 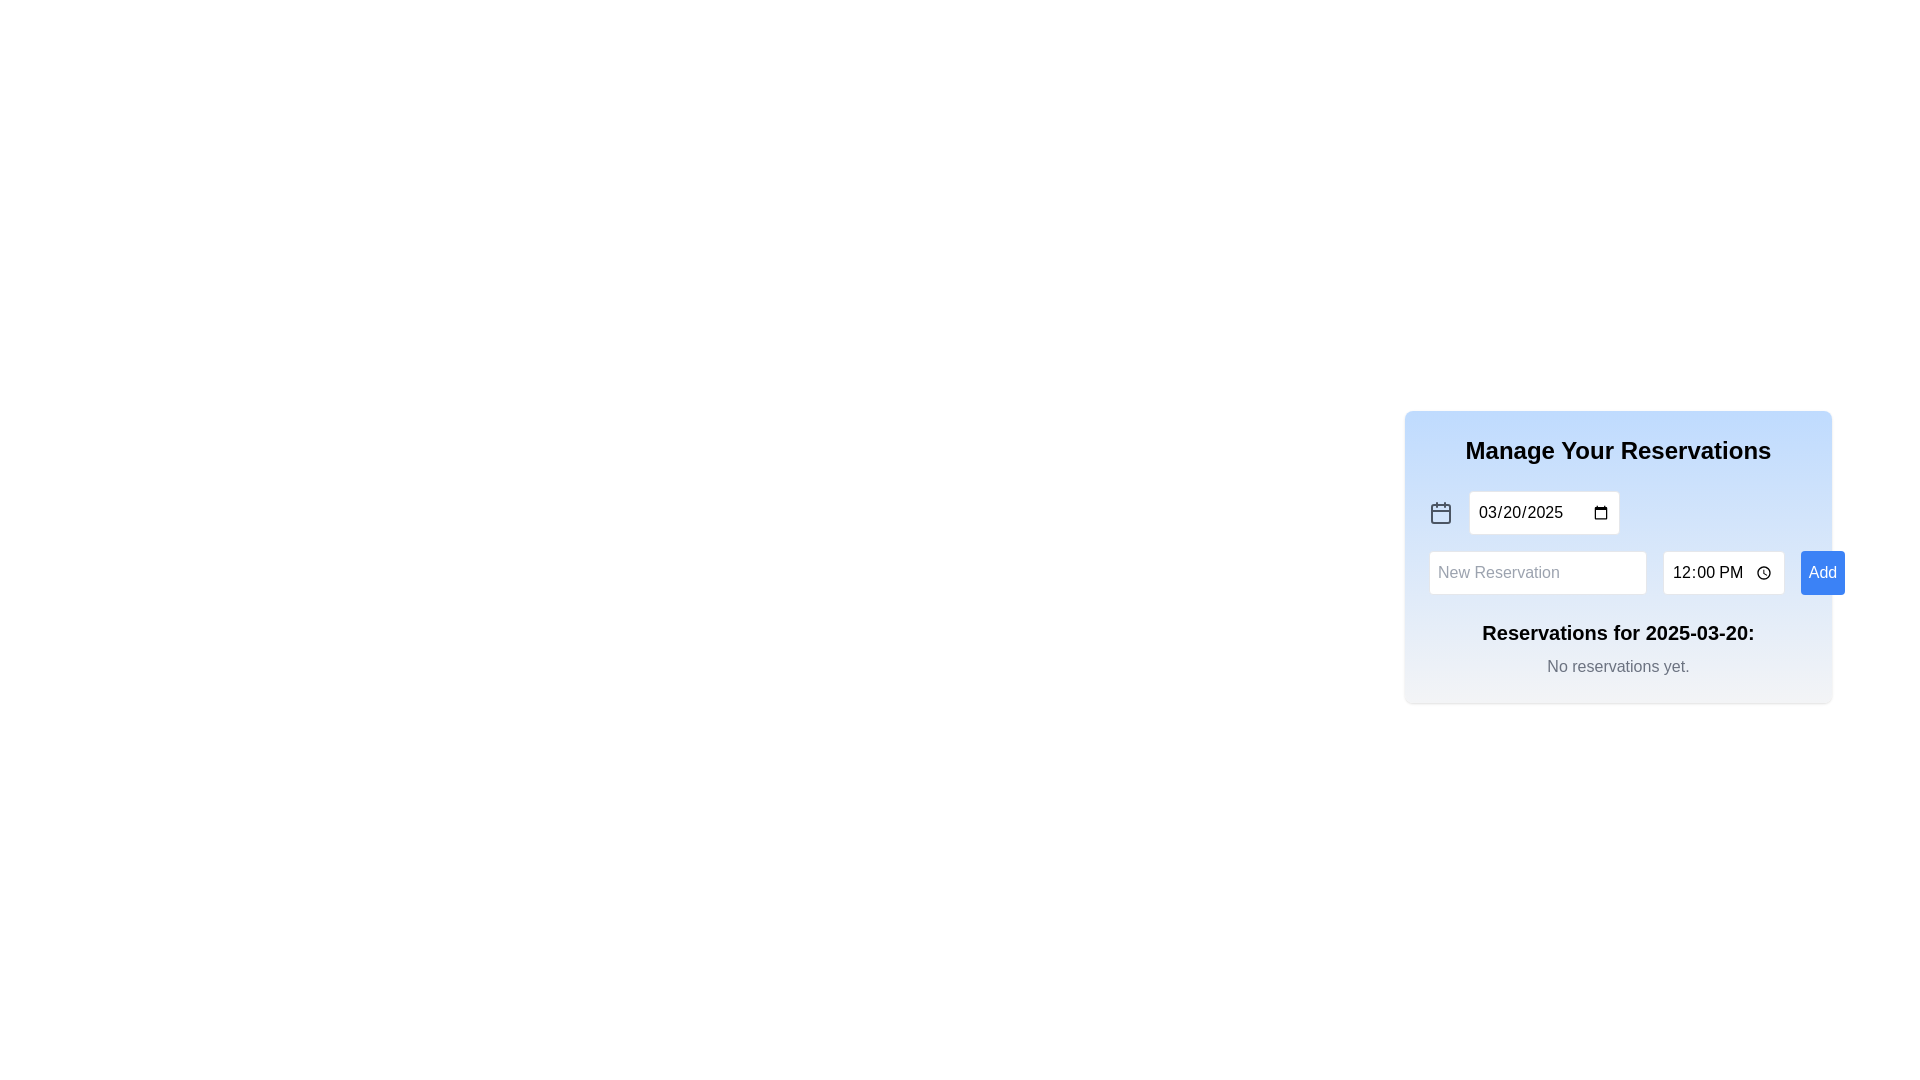 I want to click on the Time input field located between the 'New Reservation' text input and the blue 'Add' button, so click(x=1722, y=573).